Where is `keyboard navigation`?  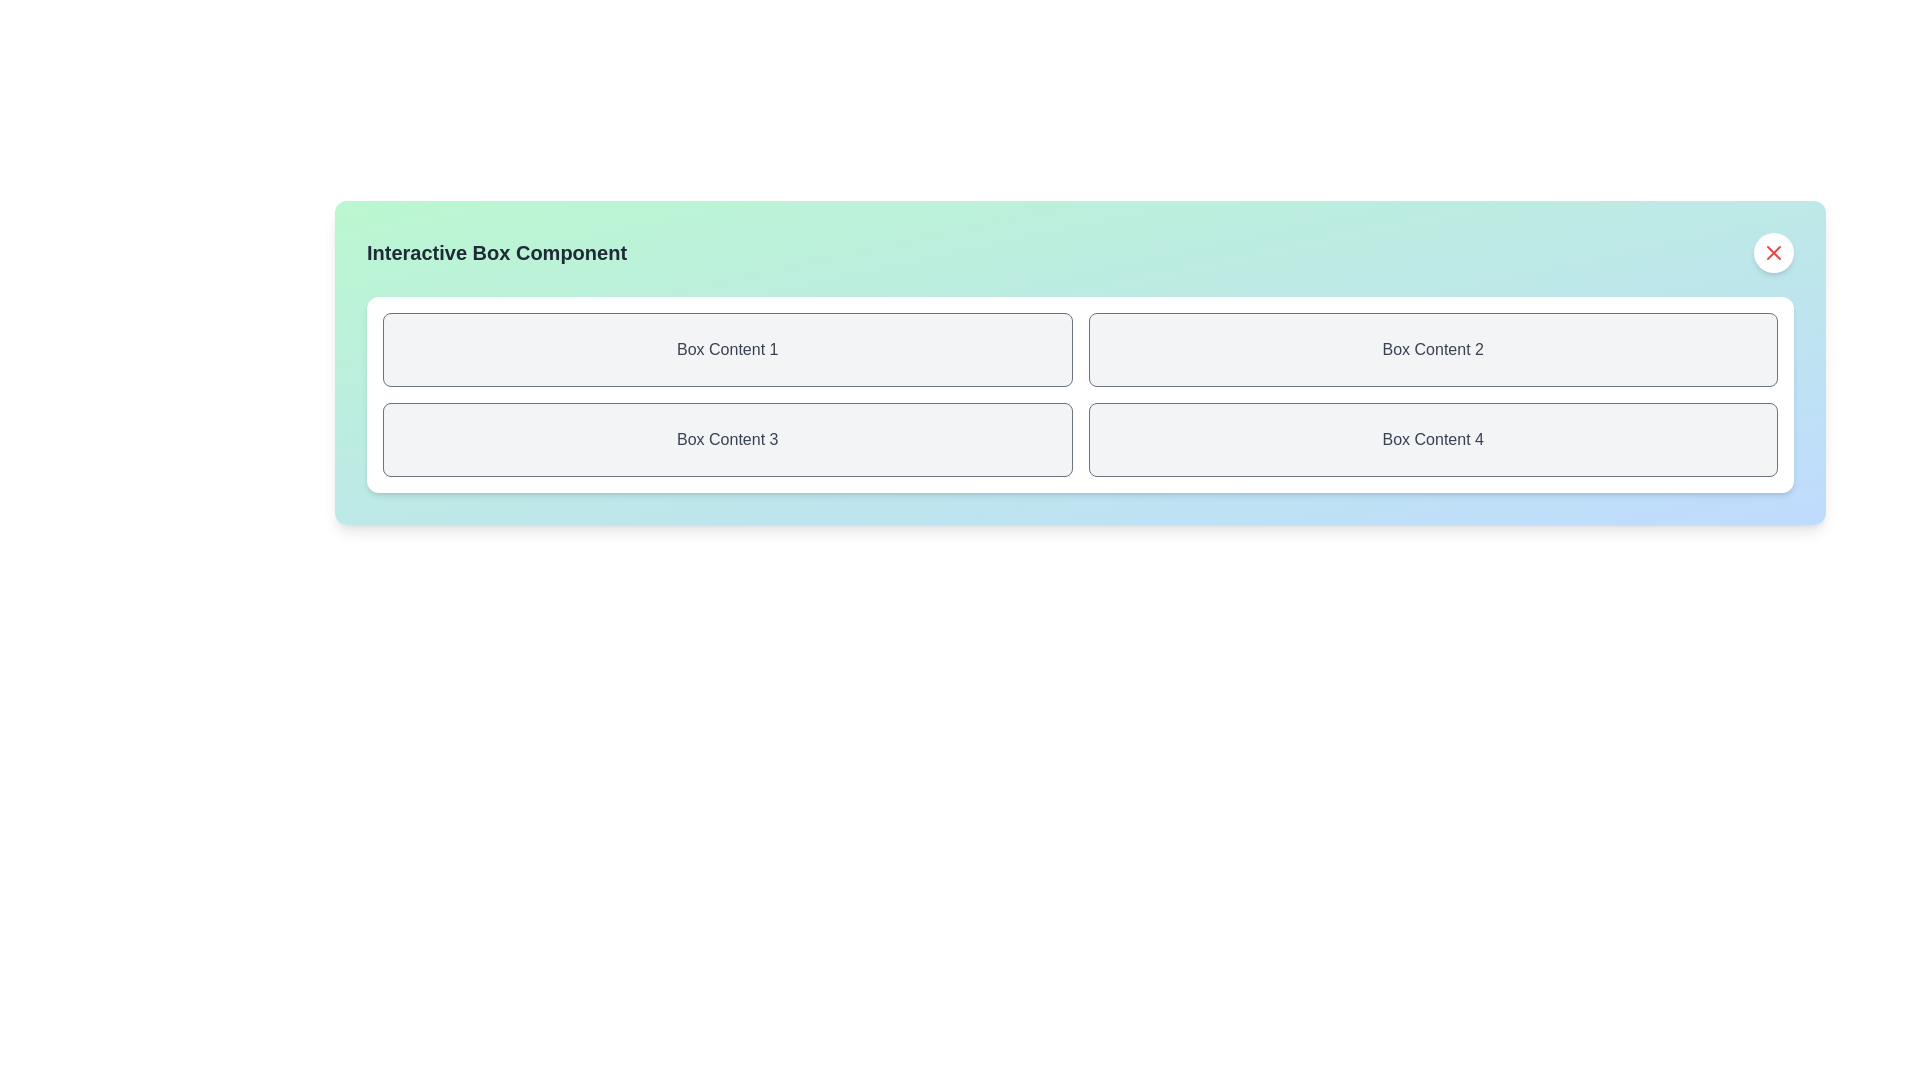 keyboard navigation is located at coordinates (1432, 349).